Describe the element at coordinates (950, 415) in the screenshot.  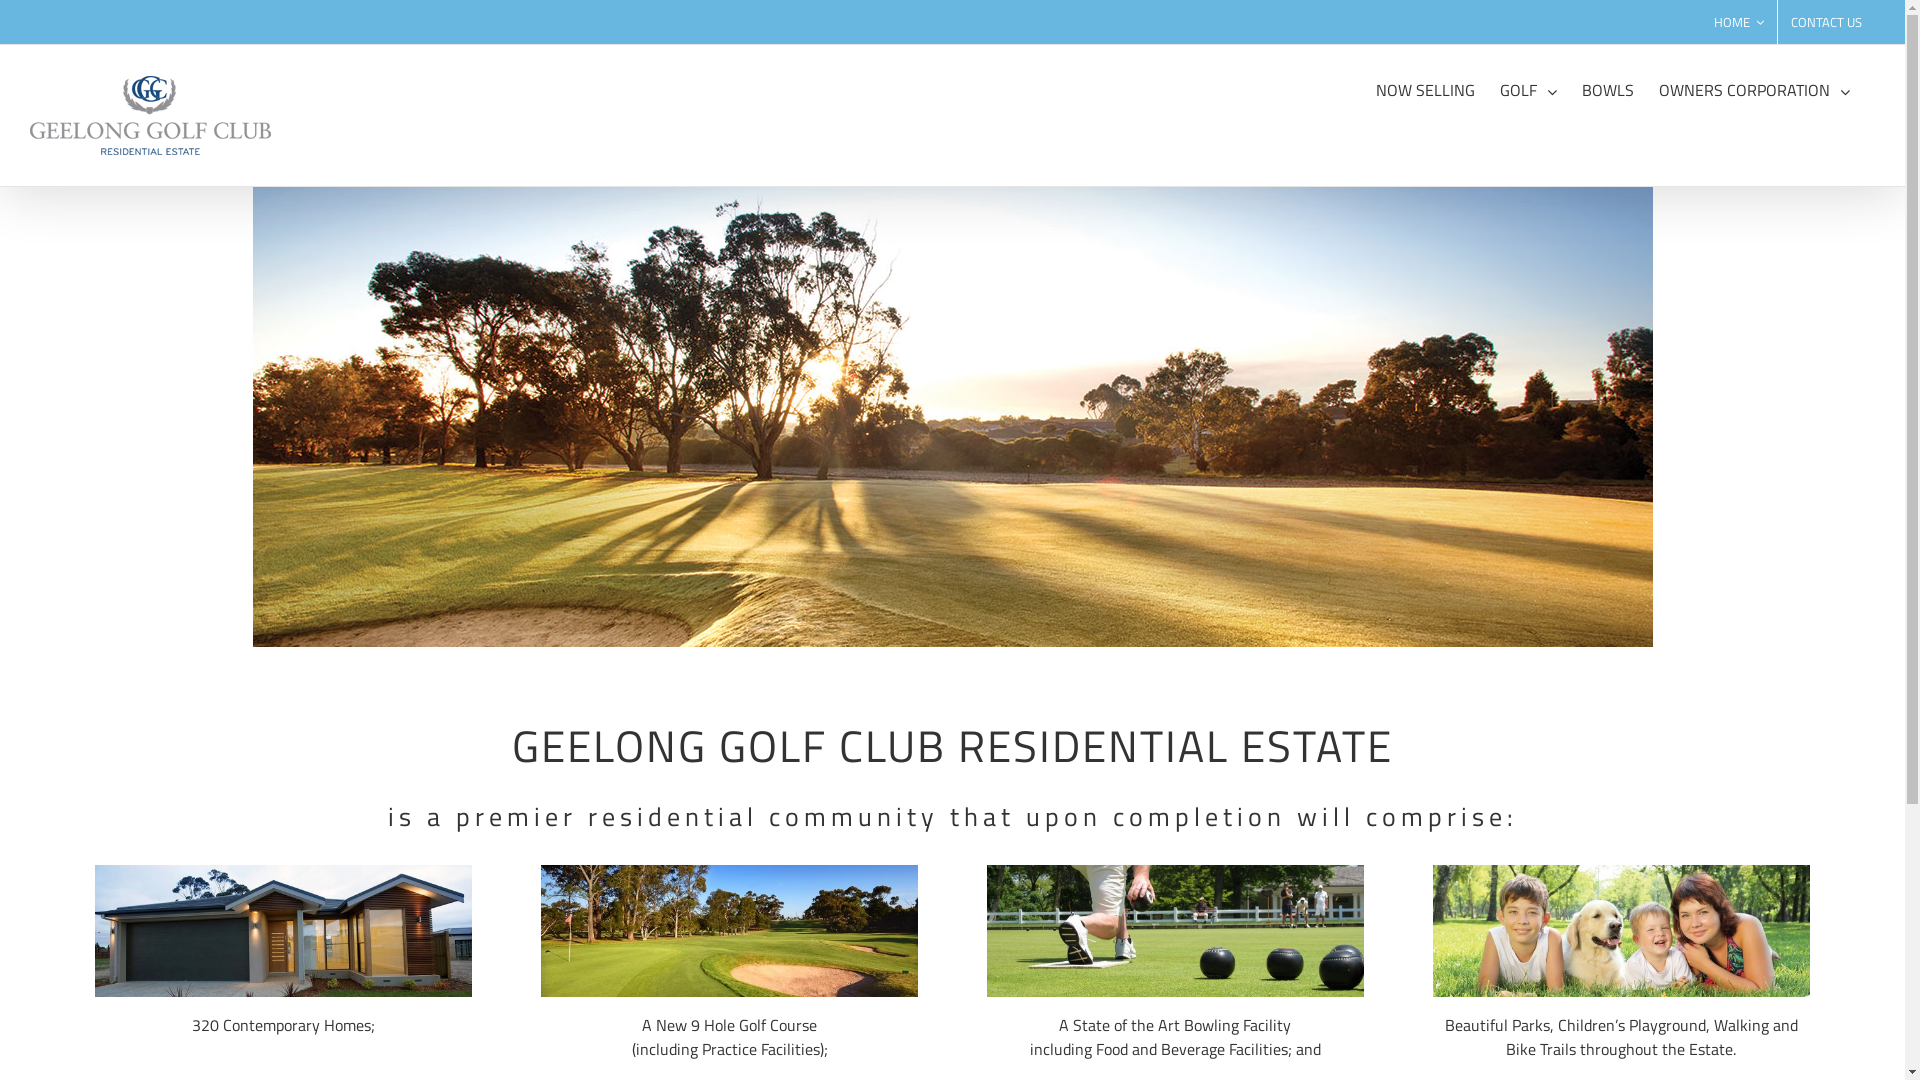
I see `'GGC_Course1_1400x460'` at that location.